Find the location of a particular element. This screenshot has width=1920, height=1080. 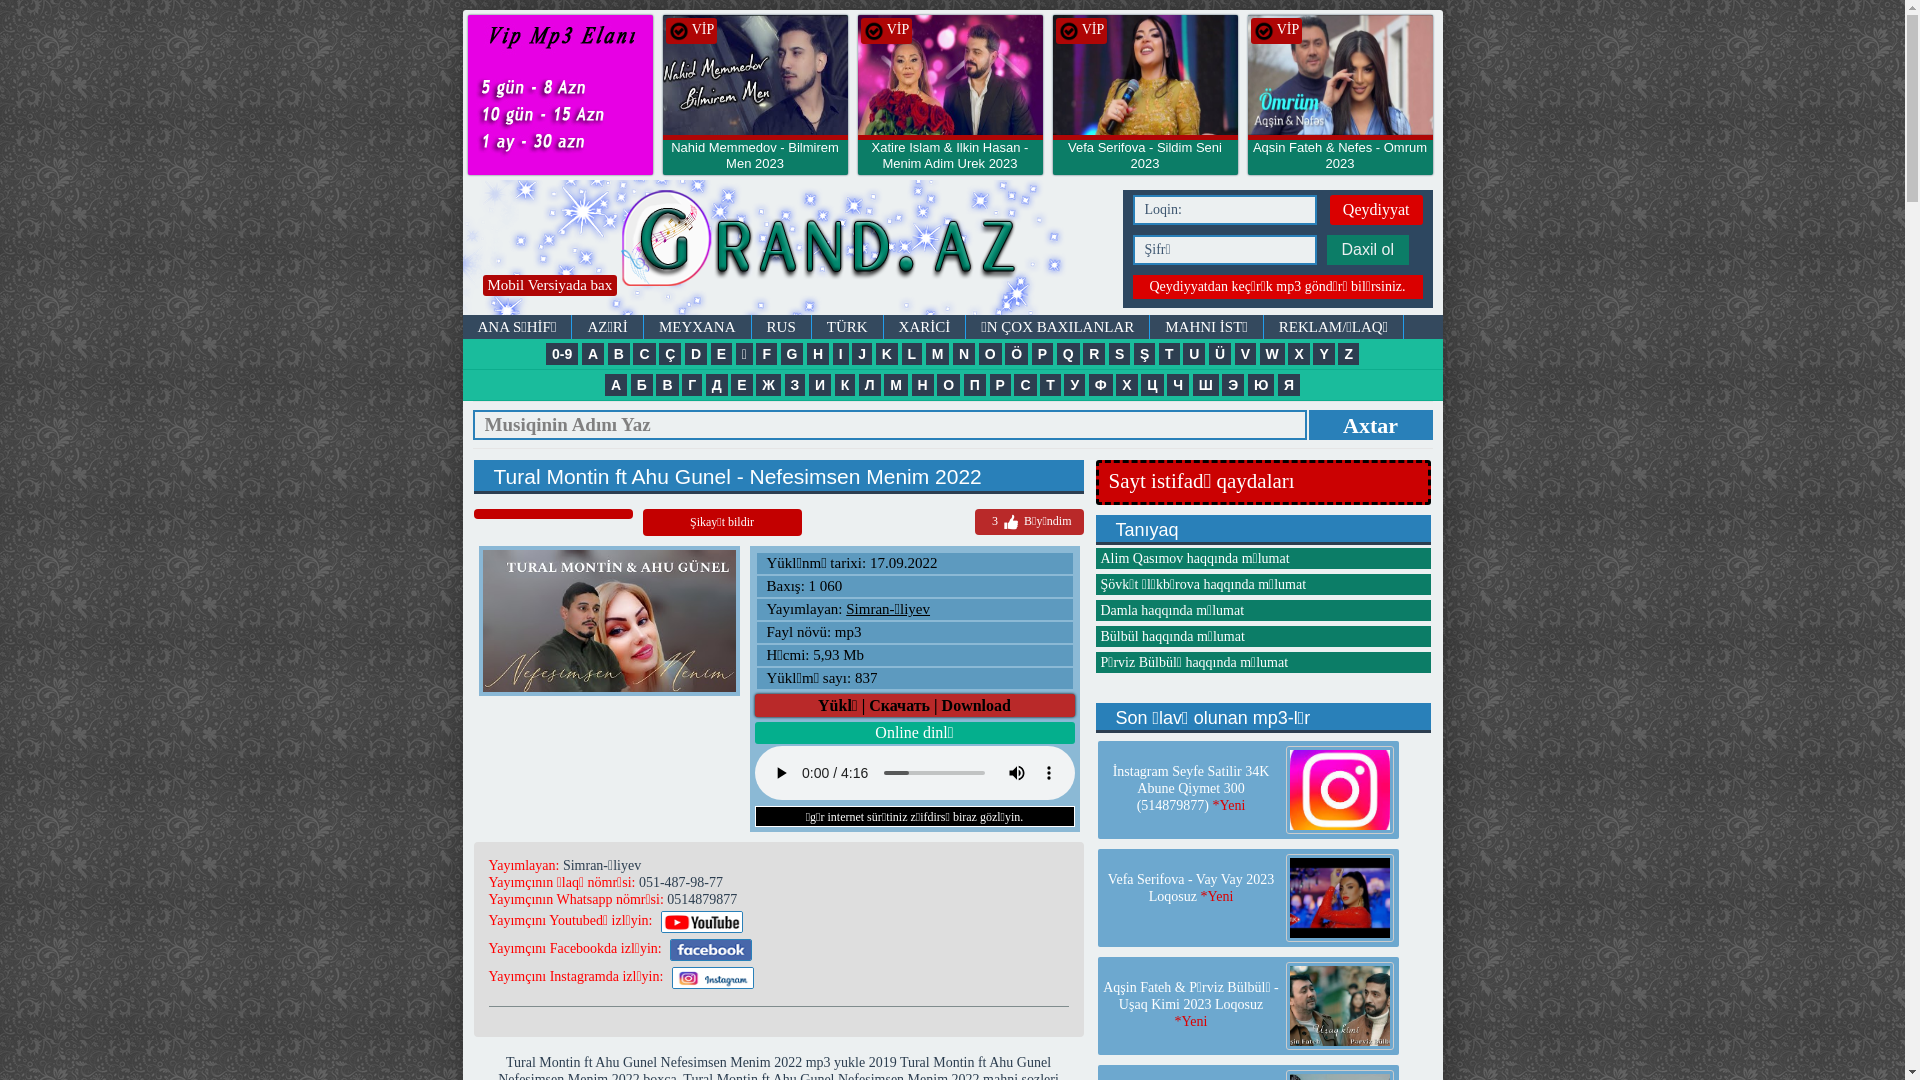

'F' is located at coordinates (765, 353).